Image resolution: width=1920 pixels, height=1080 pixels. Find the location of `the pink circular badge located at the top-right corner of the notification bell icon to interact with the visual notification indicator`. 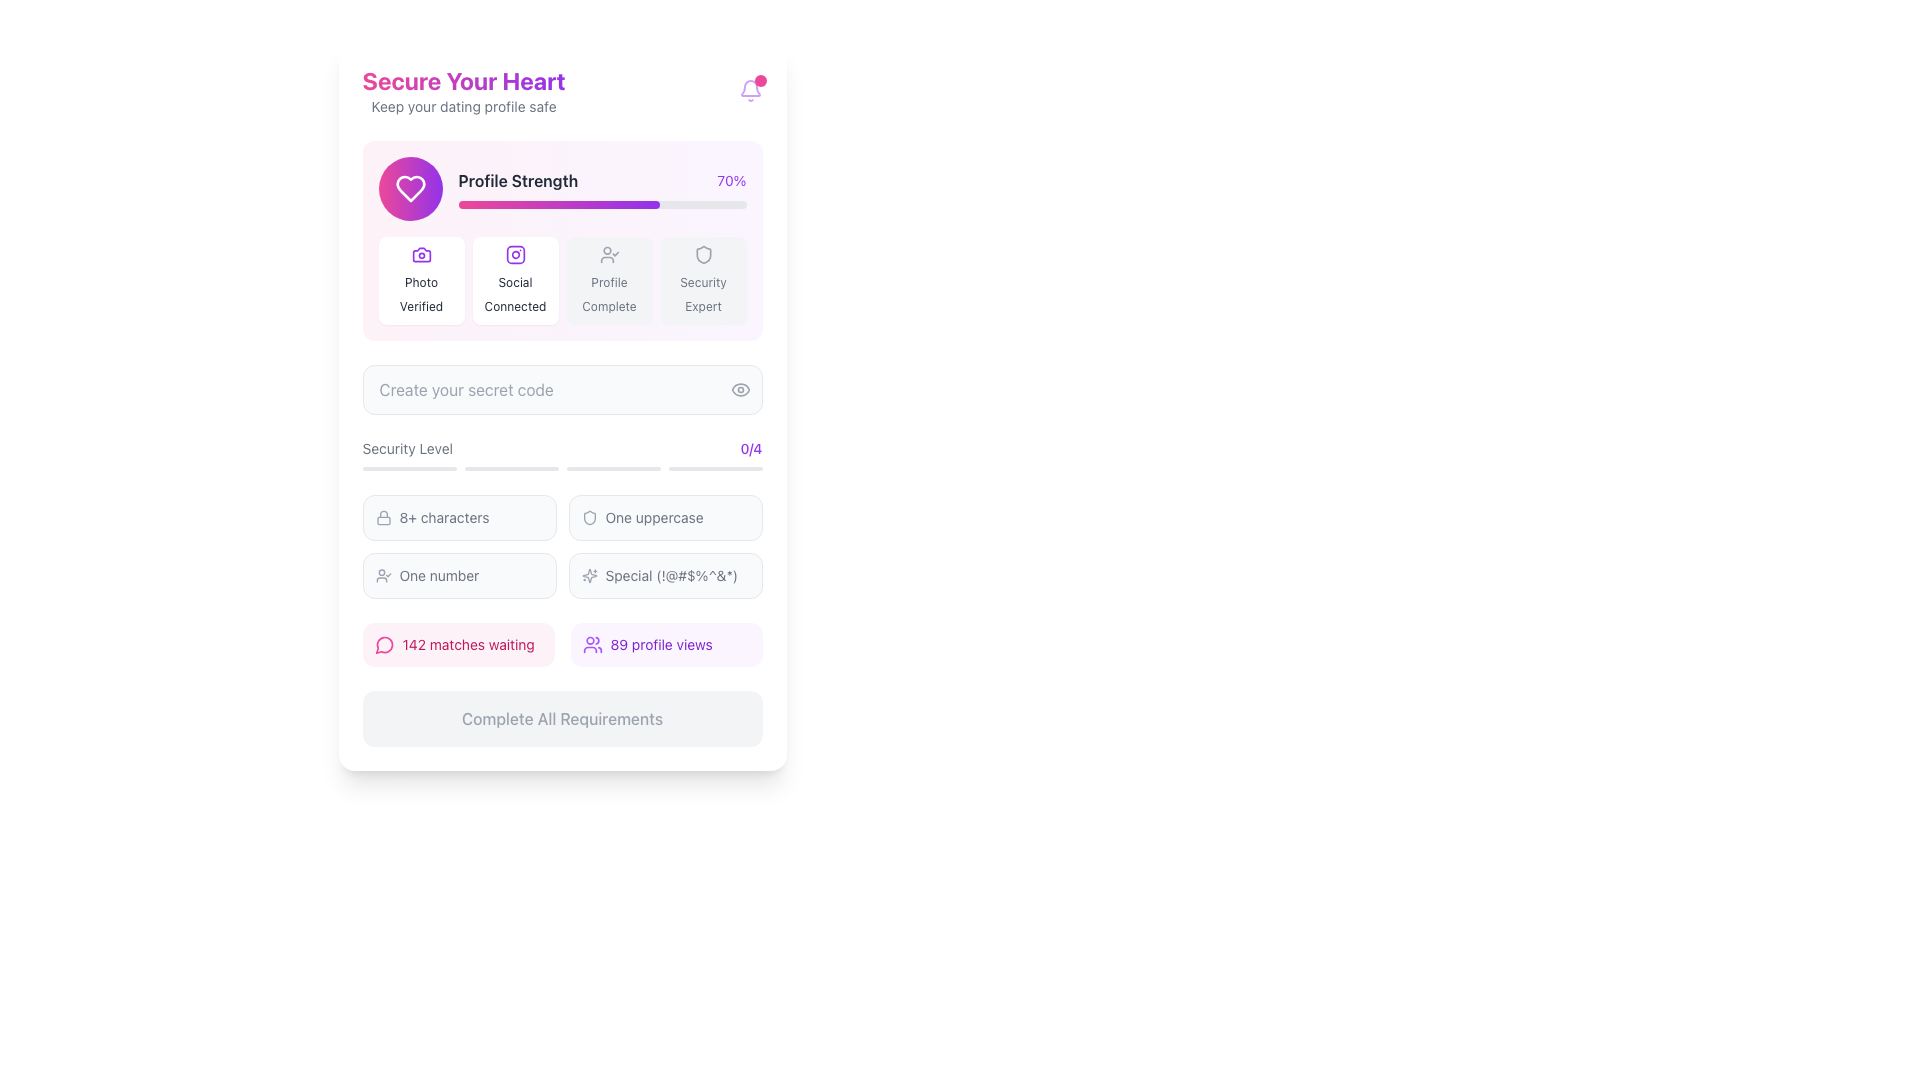

the pink circular badge located at the top-right corner of the notification bell icon to interact with the visual notification indicator is located at coordinates (759, 80).